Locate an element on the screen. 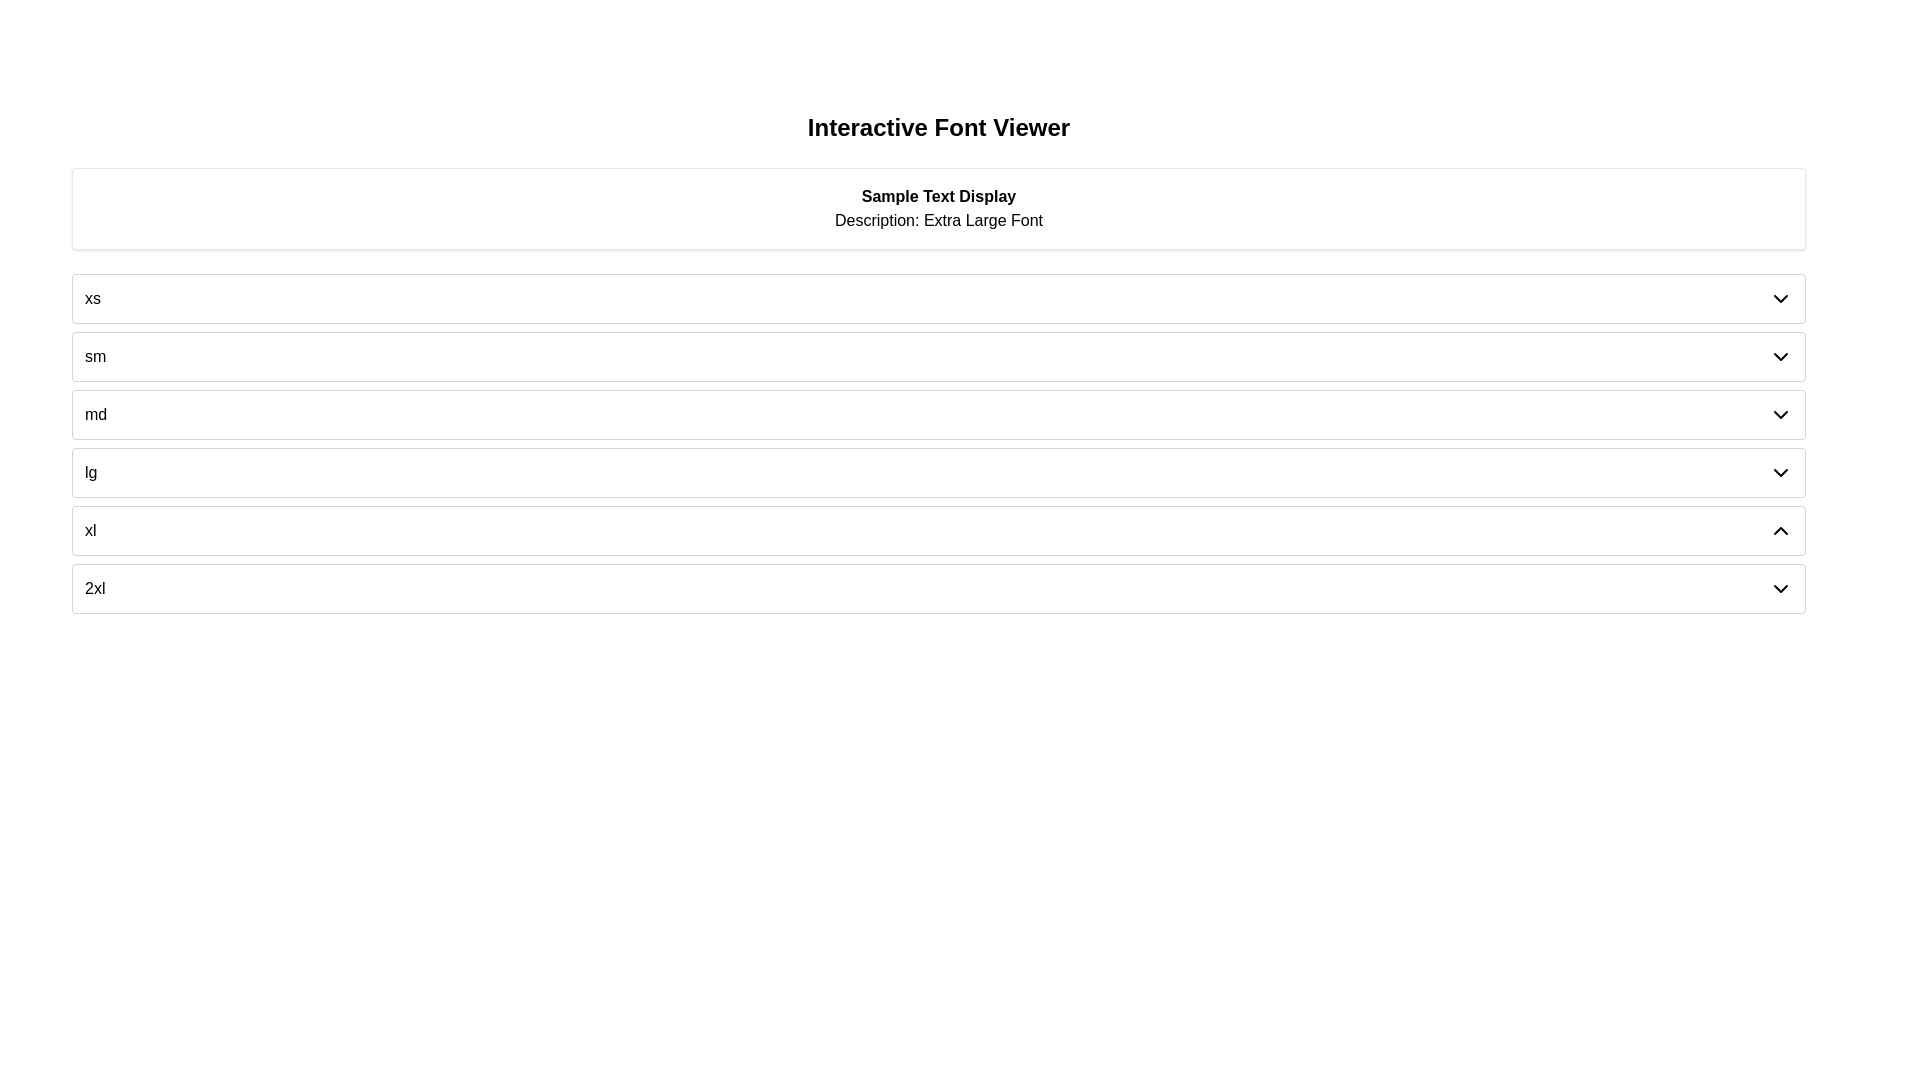 The width and height of the screenshot is (1920, 1080). the Dropdown toggle icon located at the far-right side of the row labeled 'xs' is located at coordinates (1780, 299).